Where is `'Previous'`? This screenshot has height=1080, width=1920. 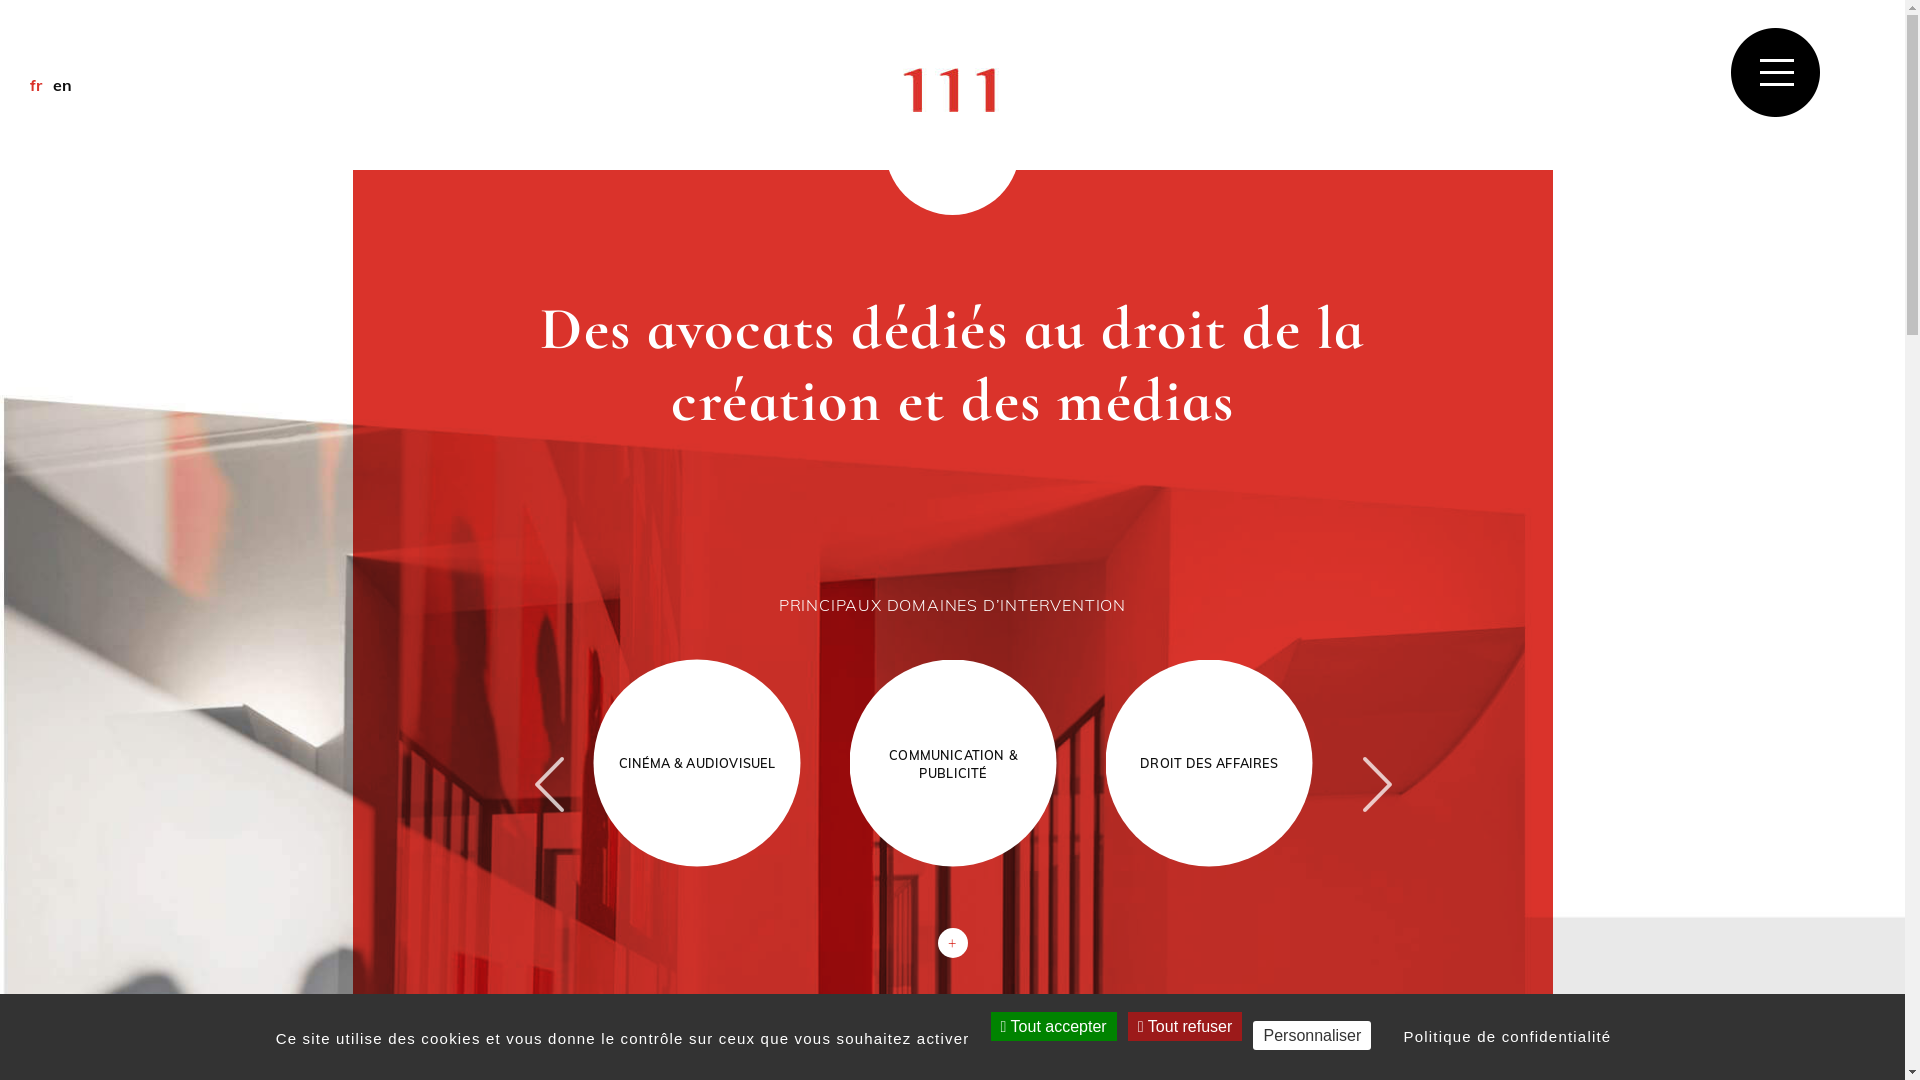
'Previous' is located at coordinates (537, 763).